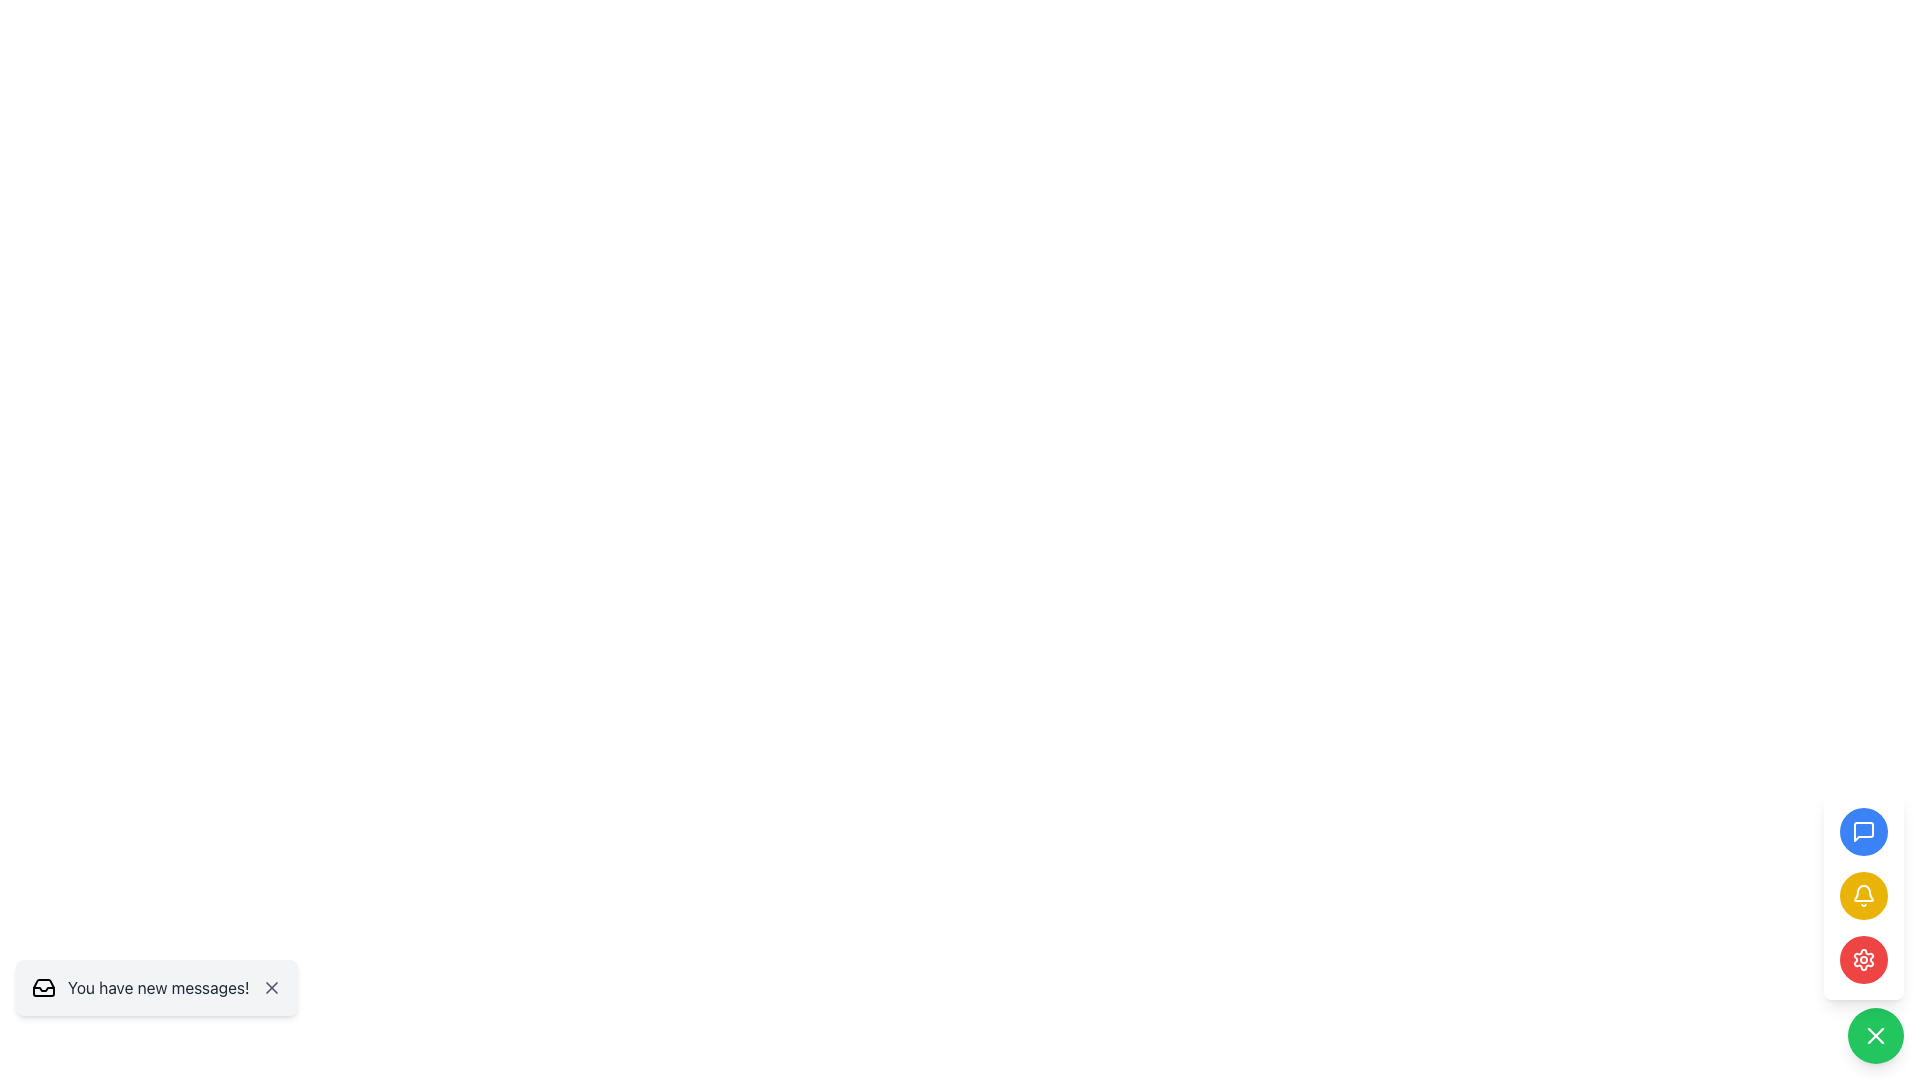 The width and height of the screenshot is (1920, 1080). I want to click on the close button (an 'X' icon) located at the far right of the notification area that reads 'You have new messages!', so click(270, 986).